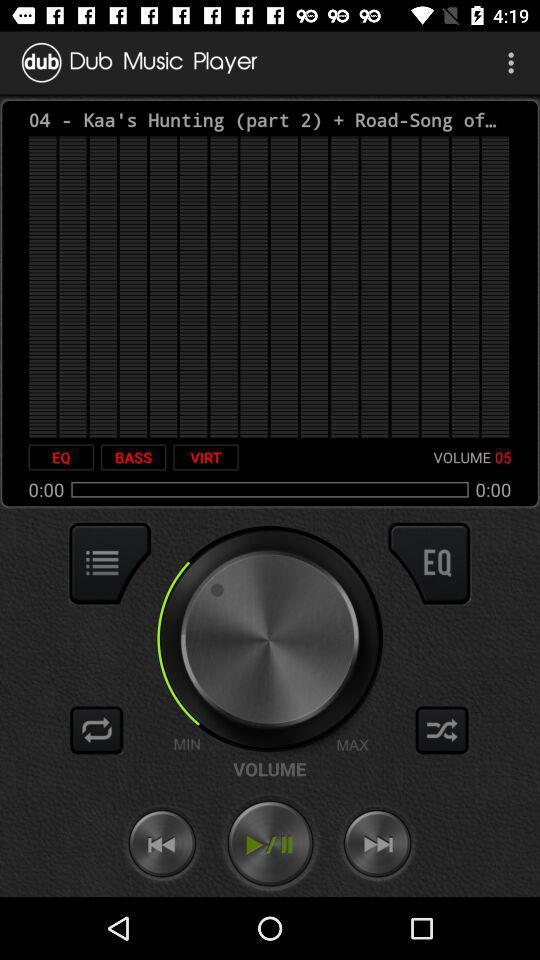  Describe the element at coordinates (61, 457) in the screenshot. I see `icon to the left of the  bass  item` at that location.